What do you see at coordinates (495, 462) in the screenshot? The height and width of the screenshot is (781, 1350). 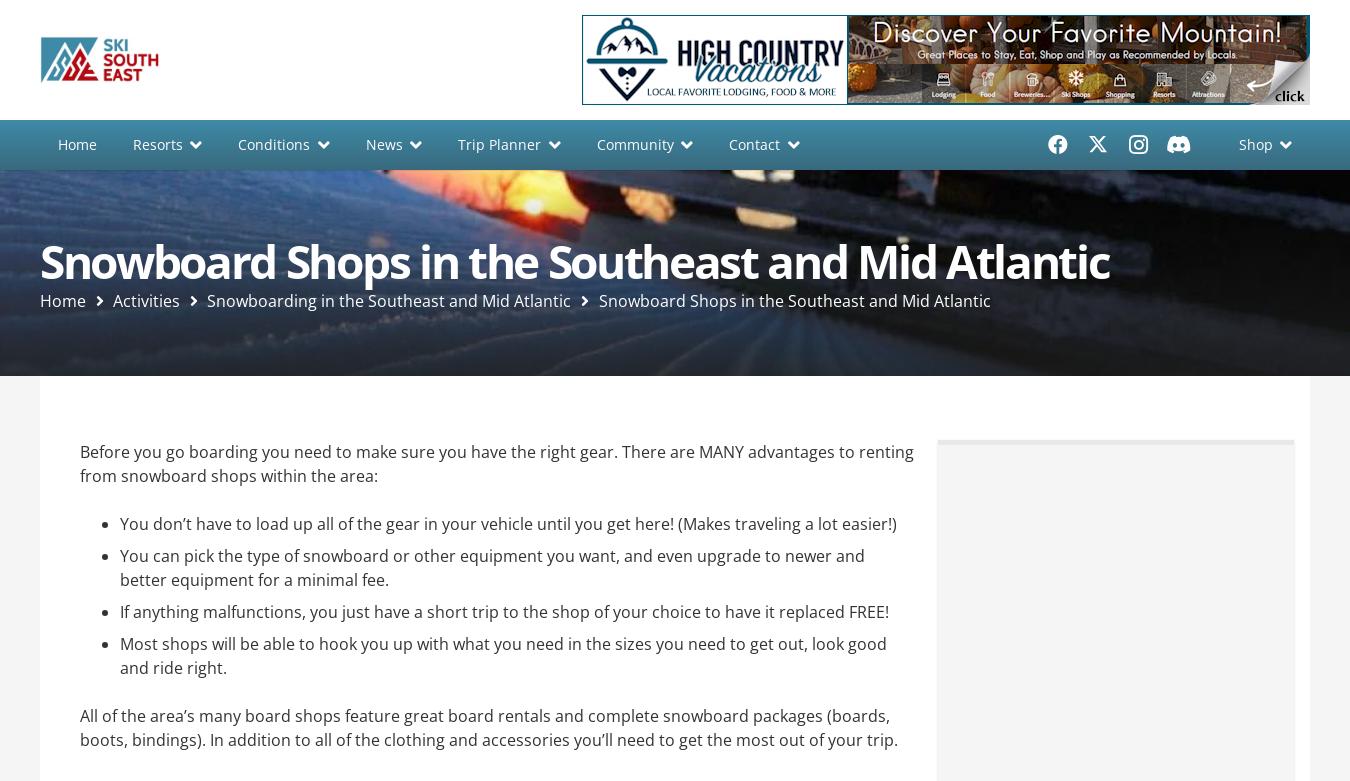 I see `'Before you go boarding you need to make sure you have the right gear. There are MANY advantages to renting from snowboard shops within the area:'` at bounding box center [495, 462].